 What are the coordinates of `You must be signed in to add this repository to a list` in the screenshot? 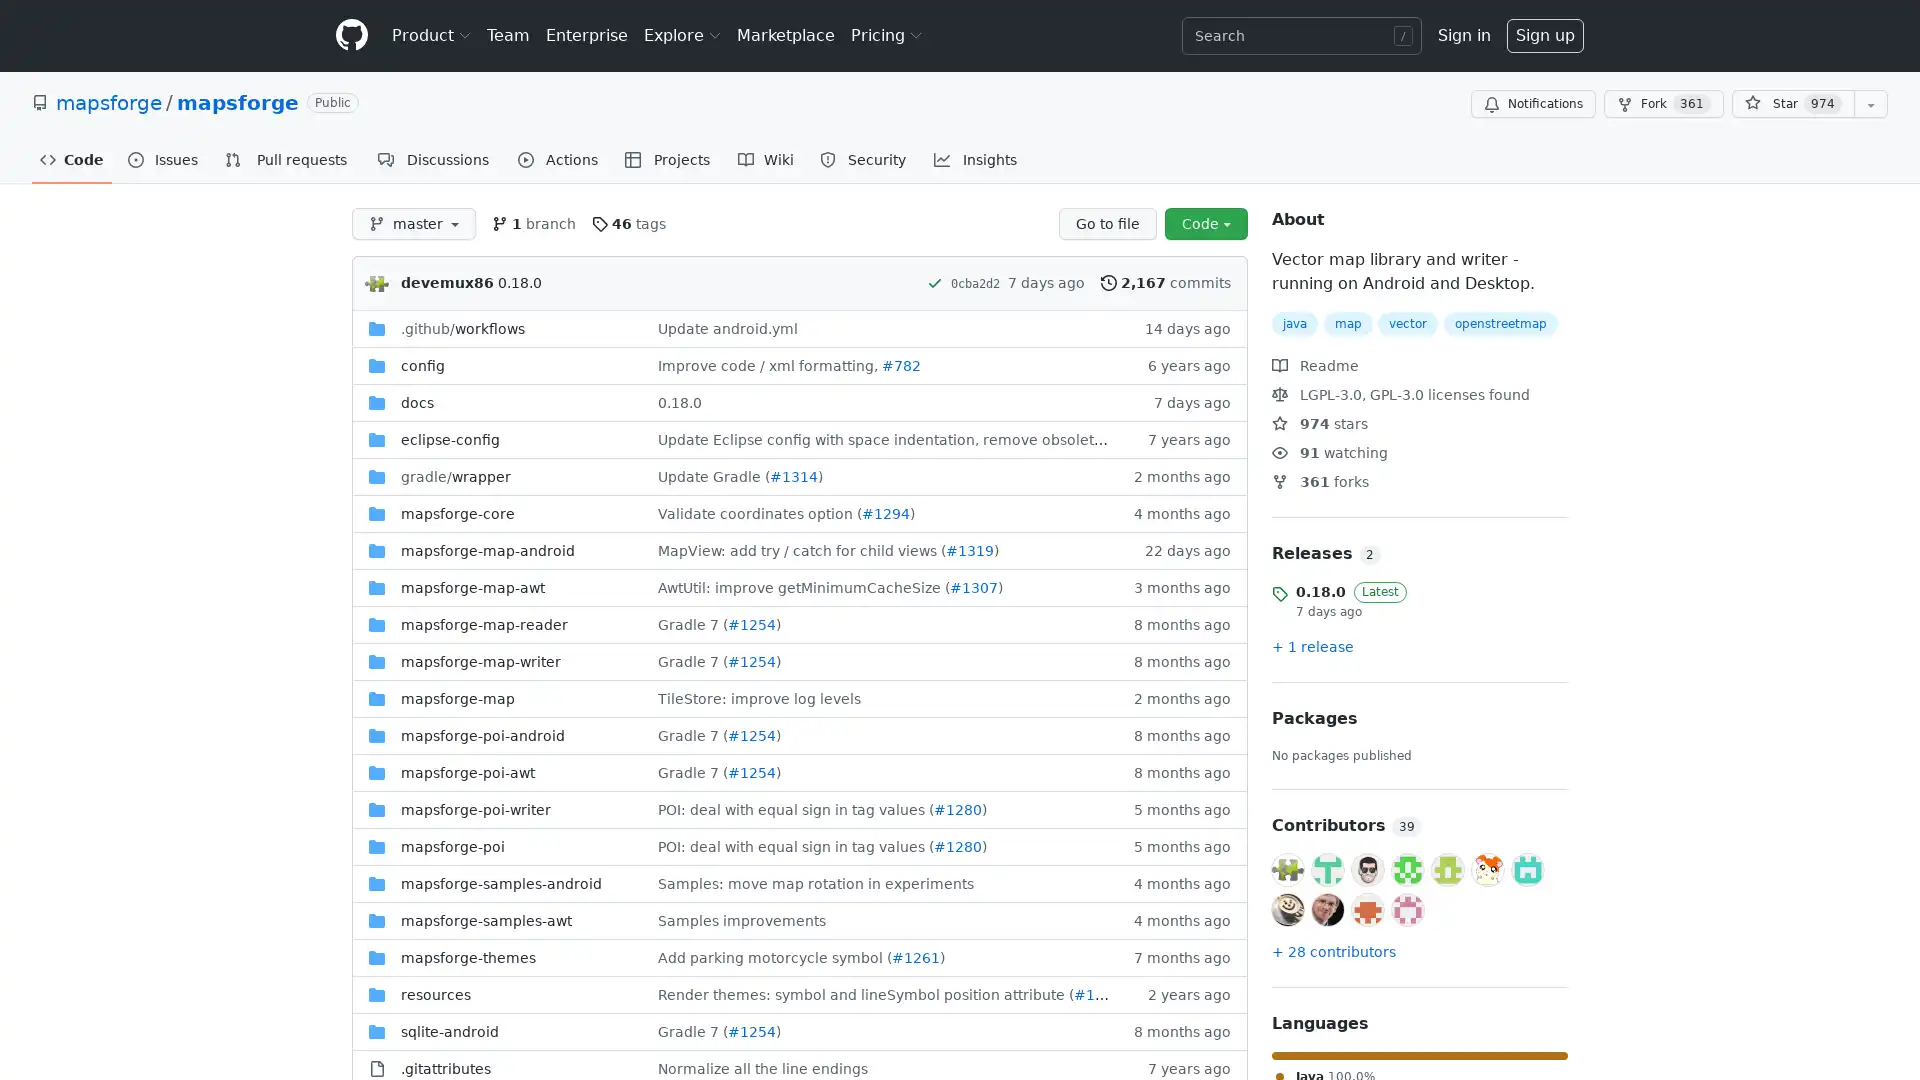 It's located at (1870, 104).